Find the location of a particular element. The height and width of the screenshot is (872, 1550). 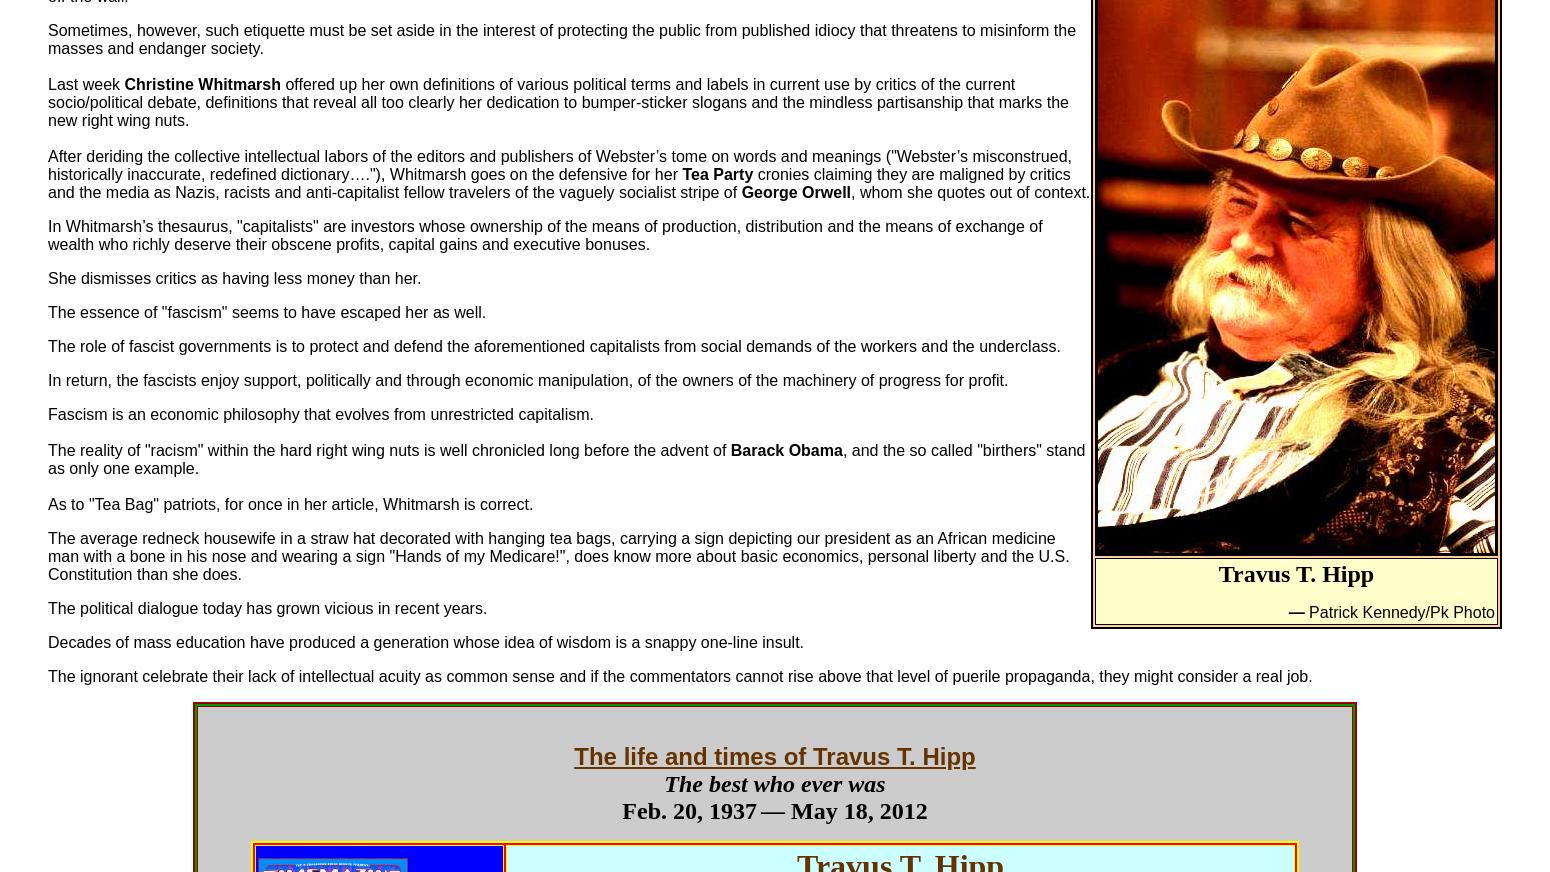

'Feb. 
              20, 1937' is located at coordinates (688, 810).